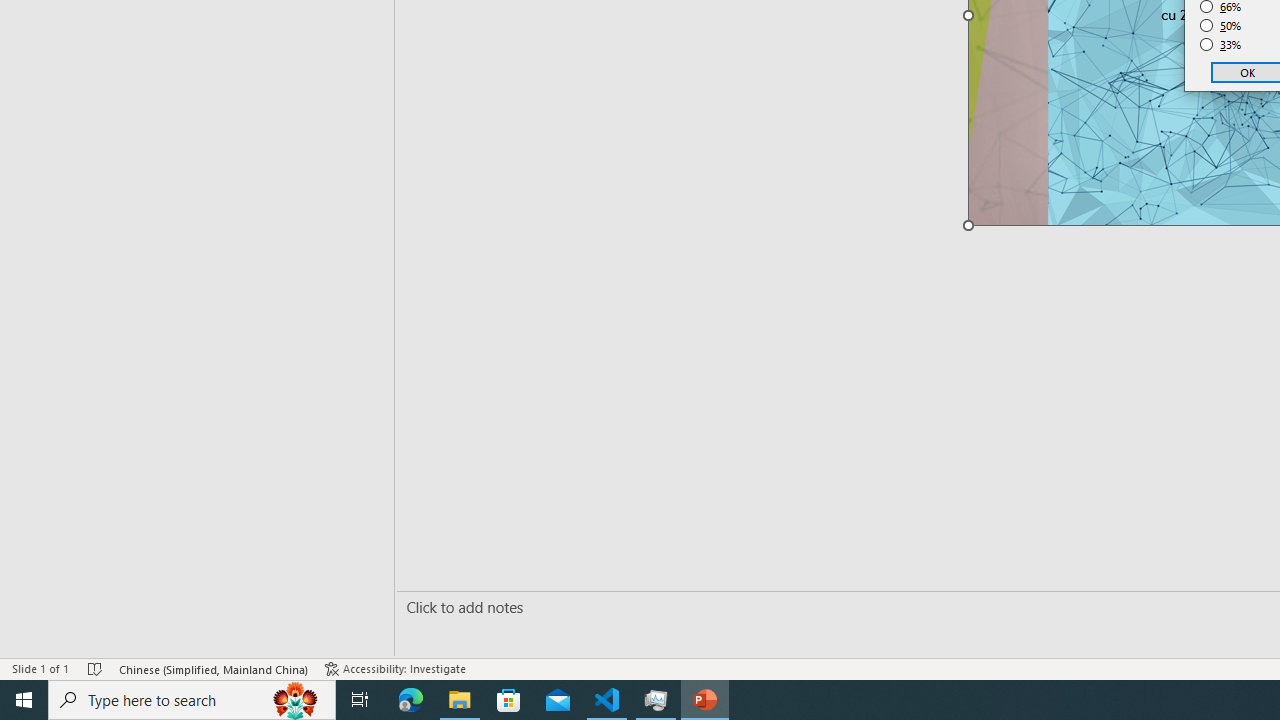 The width and height of the screenshot is (1280, 720). Describe the element at coordinates (410, 698) in the screenshot. I see `'Microsoft Edge'` at that location.